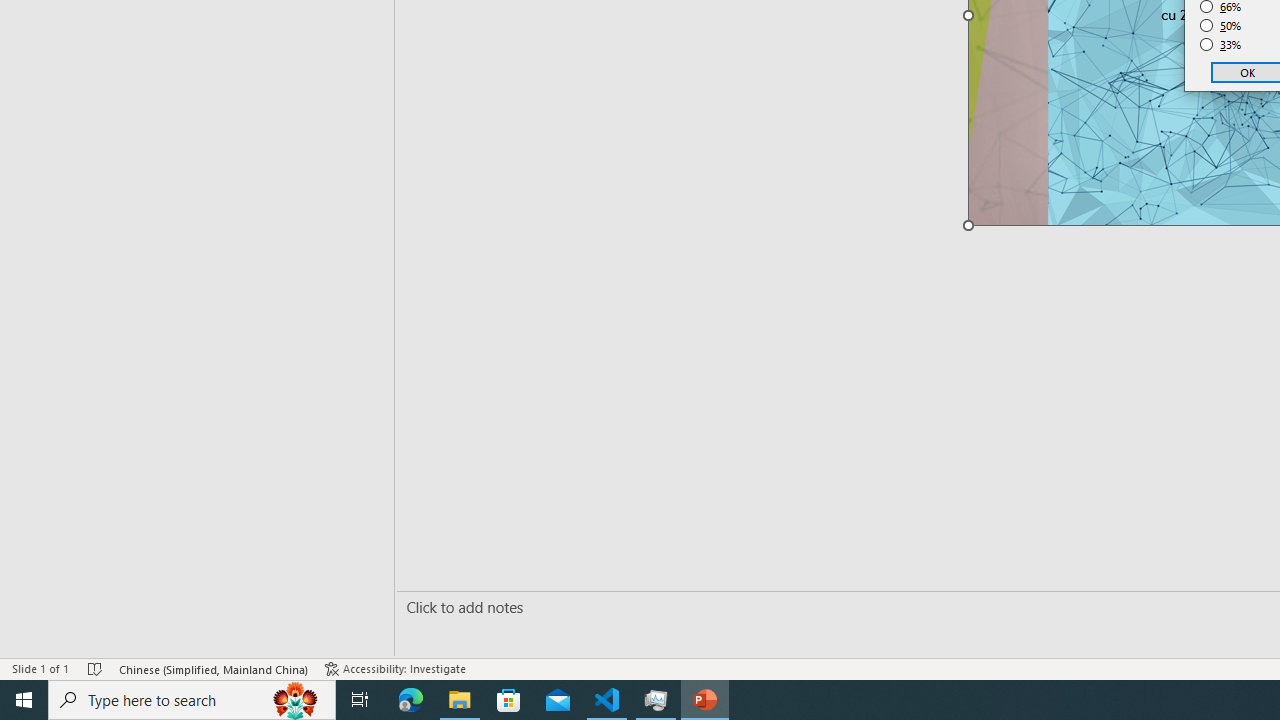 The width and height of the screenshot is (1280, 720). Describe the element at coordinates (410, 698) in the screenshot. I see `'Microsoft Edge'` at that location.